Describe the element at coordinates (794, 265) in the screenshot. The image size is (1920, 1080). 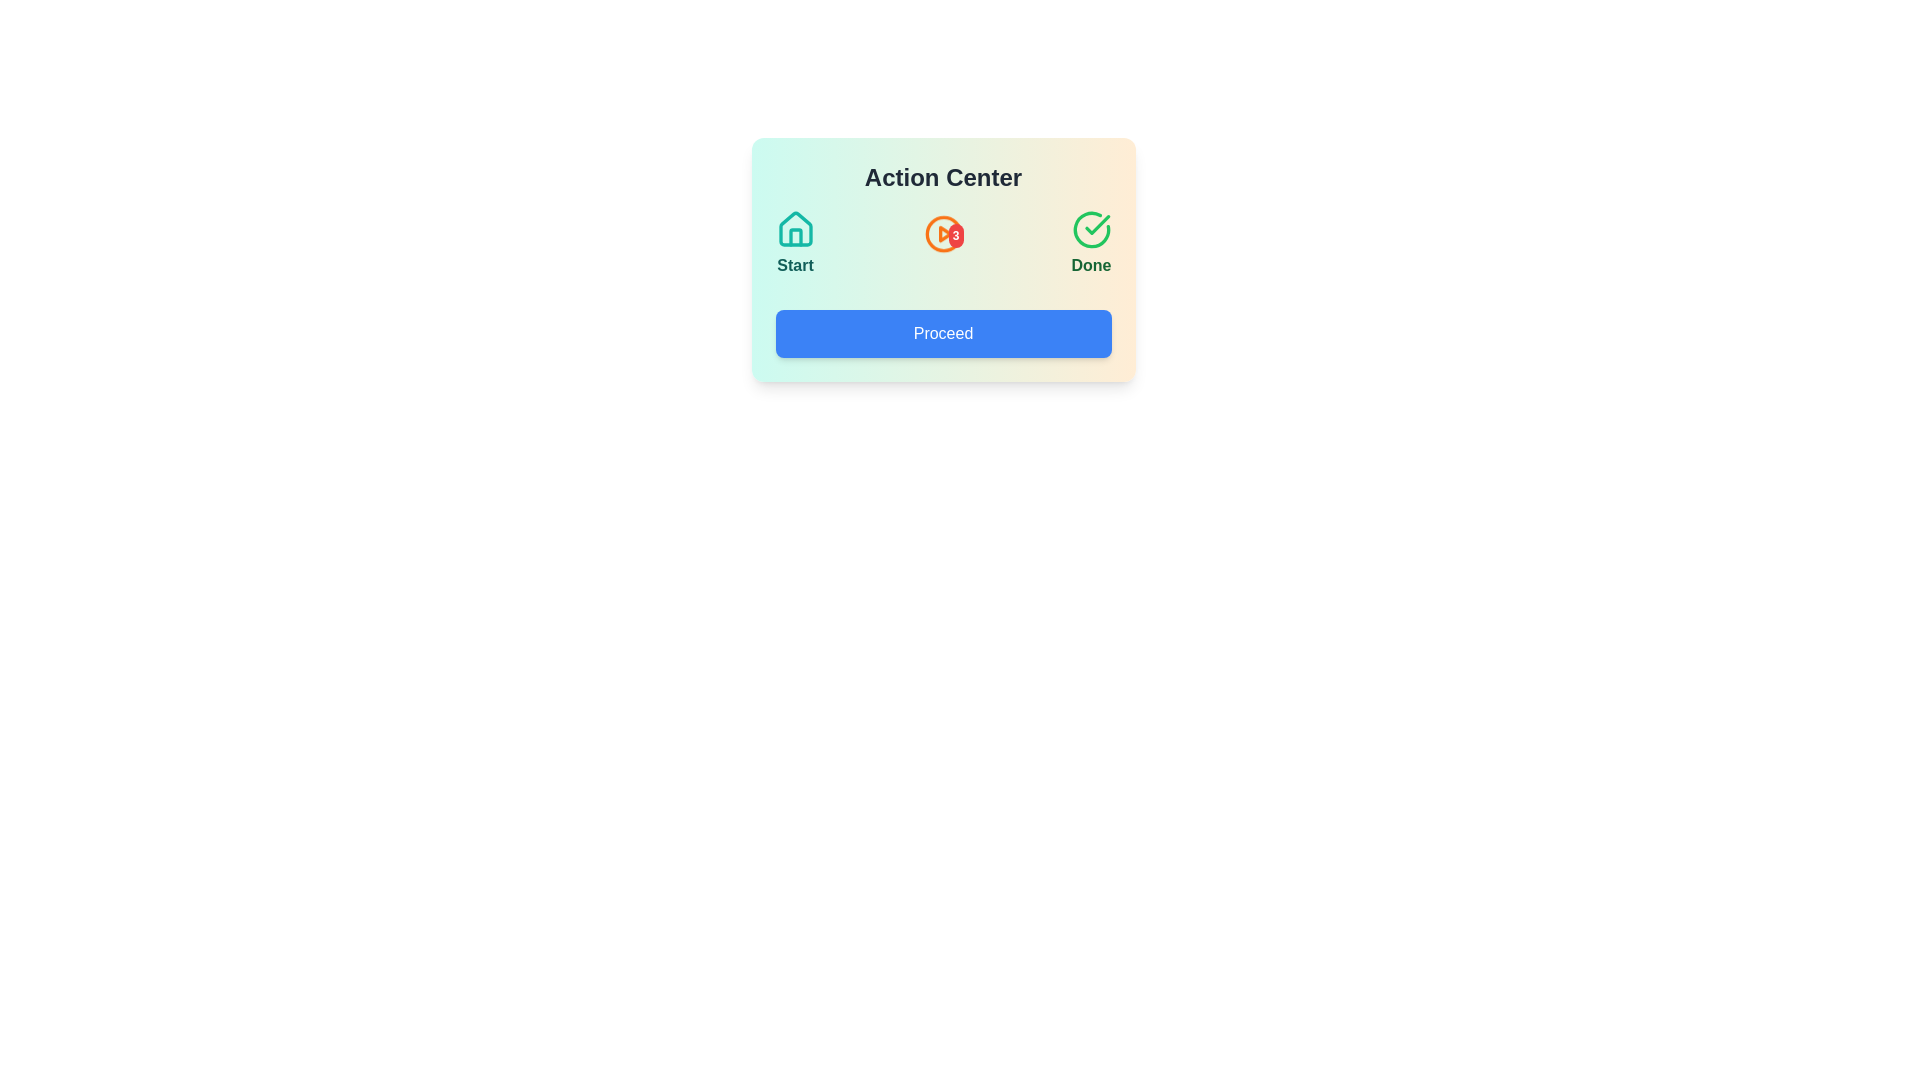
I see `the 'Start' text label which is styled in teal color and bold font, located within the 'Action Center' card beneath the house-shaped icon` at that location.